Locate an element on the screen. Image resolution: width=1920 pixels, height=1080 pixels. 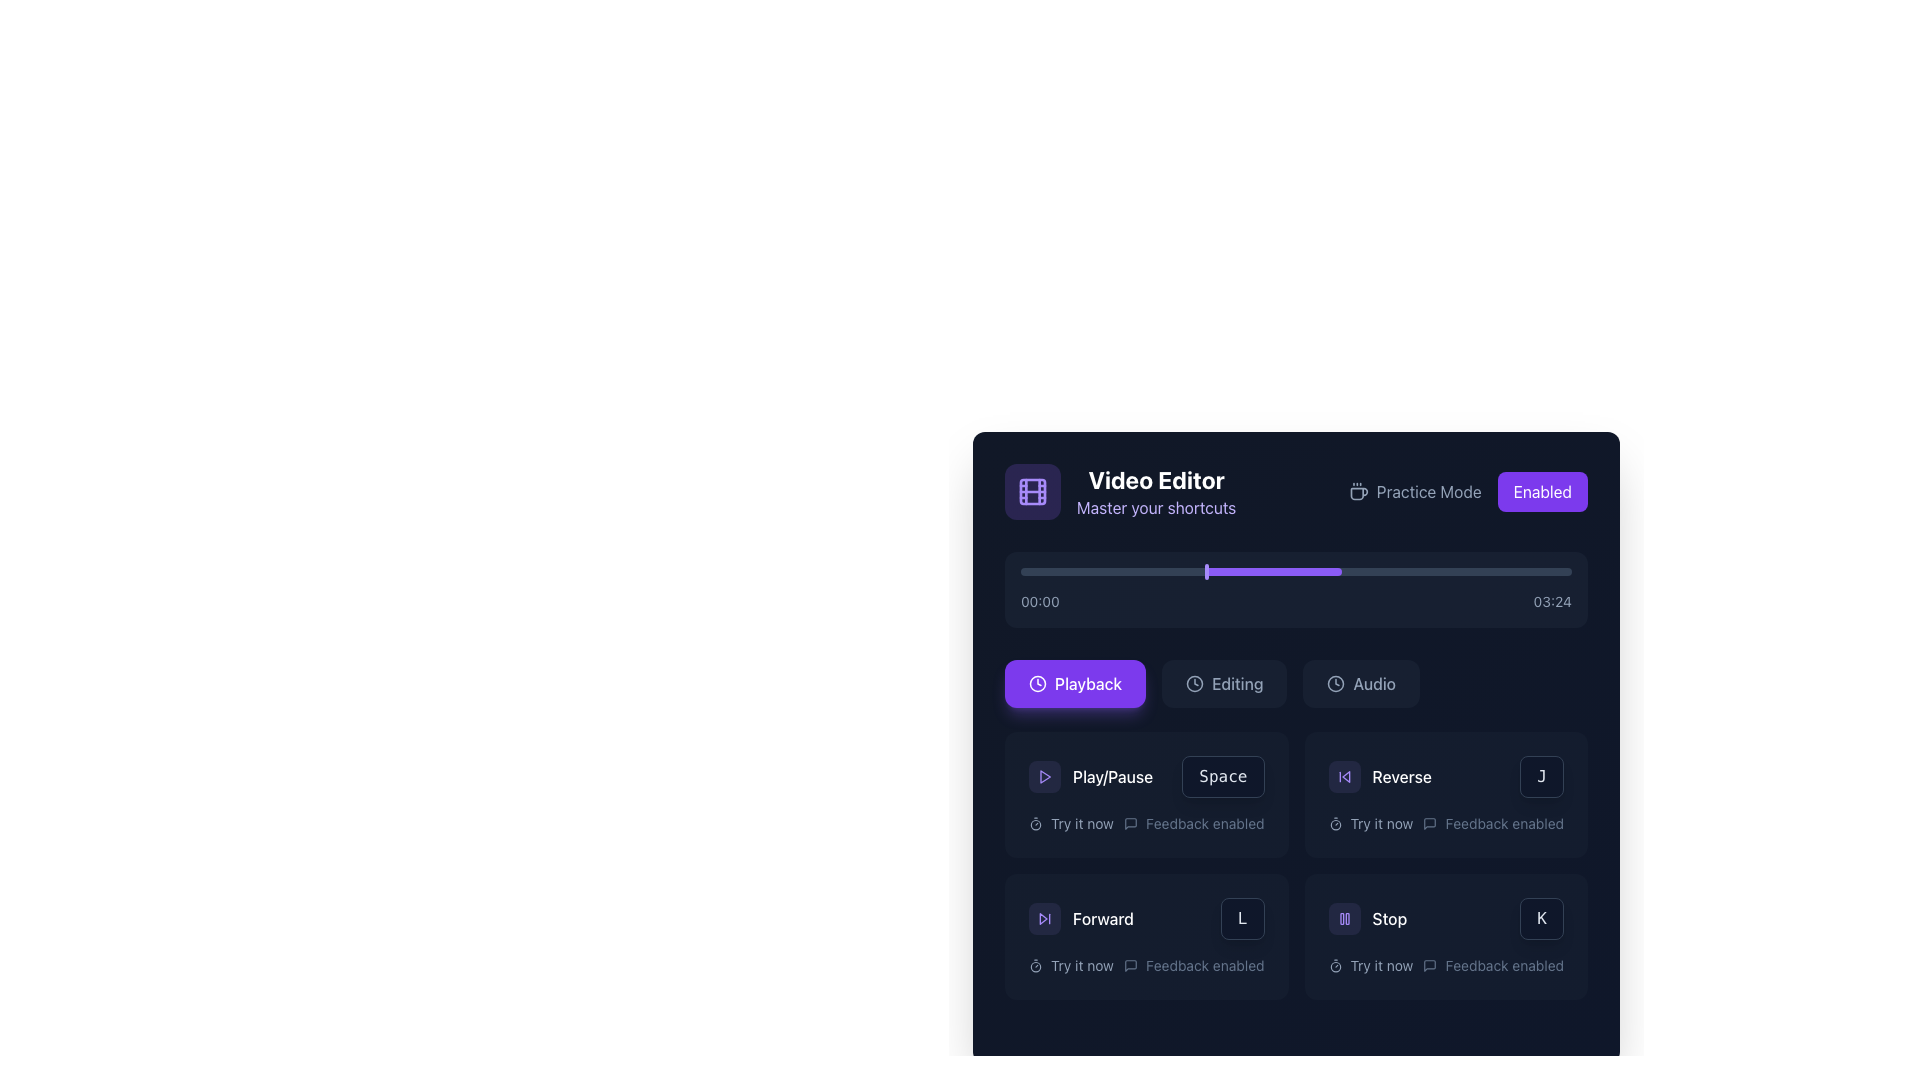
the small speech bubble icon indicating the comment or feedback feature, located to the left of the 'Feedback enabled' text is located at coordinates (1130, 824).